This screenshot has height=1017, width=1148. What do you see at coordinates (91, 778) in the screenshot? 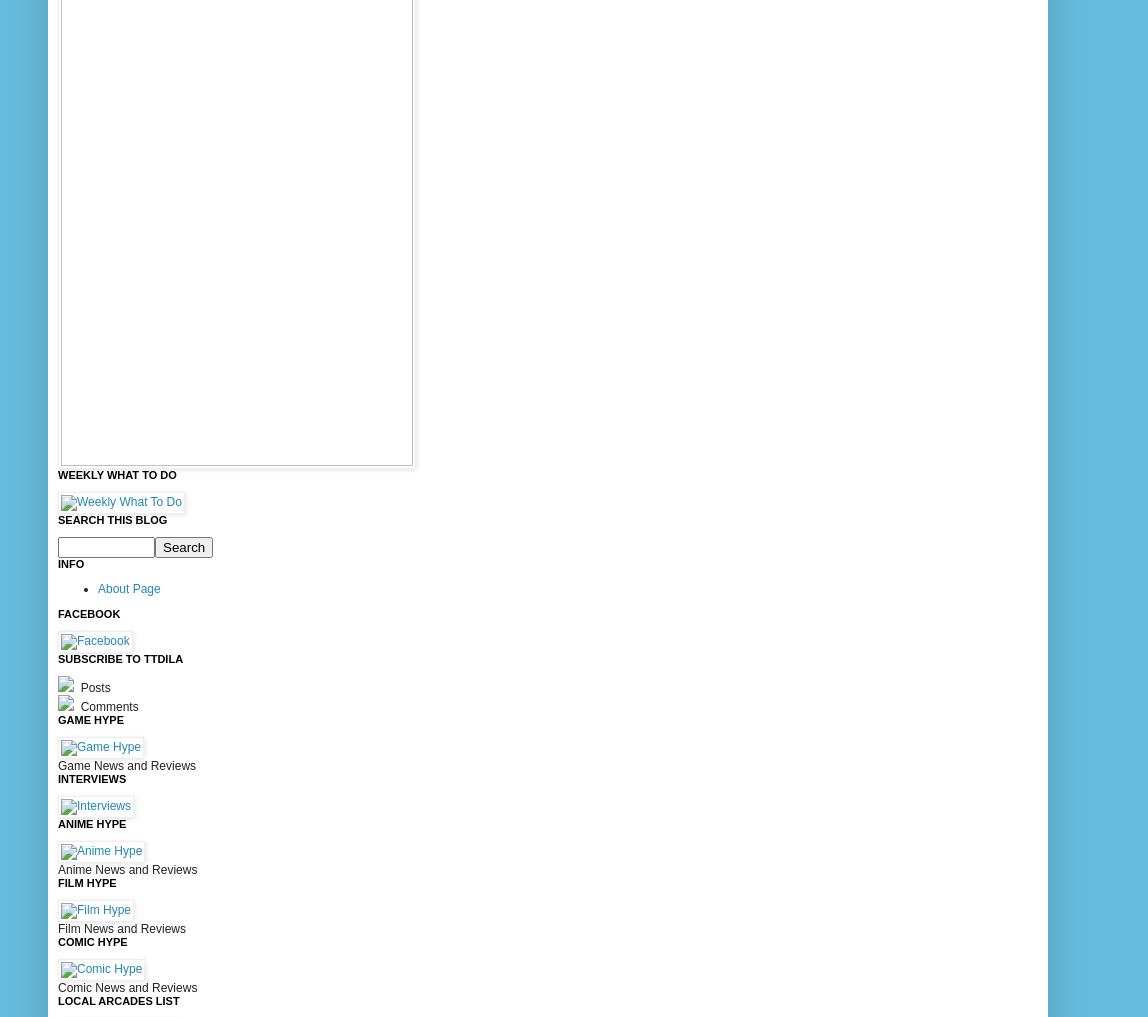
I see `'Interviews'` at bounding box center [91, 778].